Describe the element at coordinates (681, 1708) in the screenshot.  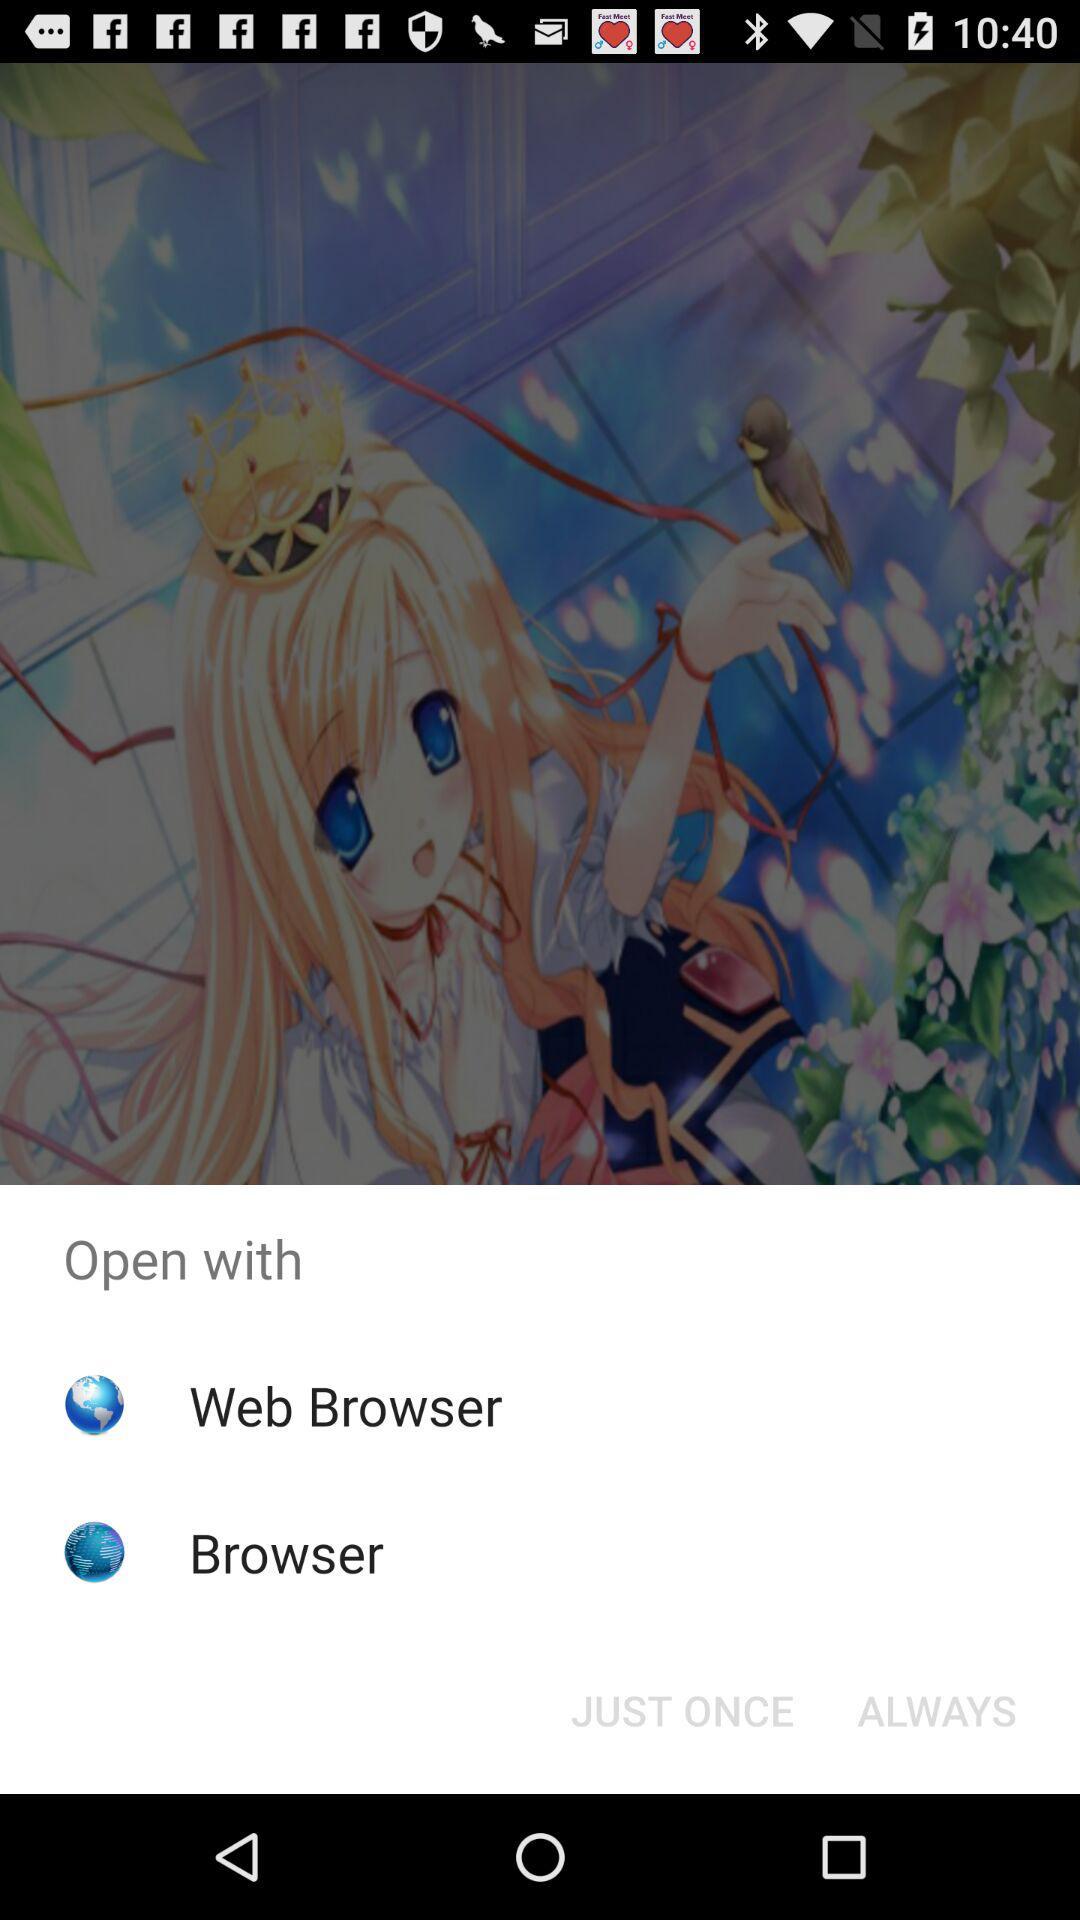
I see `the icon below open with icon` at that location.